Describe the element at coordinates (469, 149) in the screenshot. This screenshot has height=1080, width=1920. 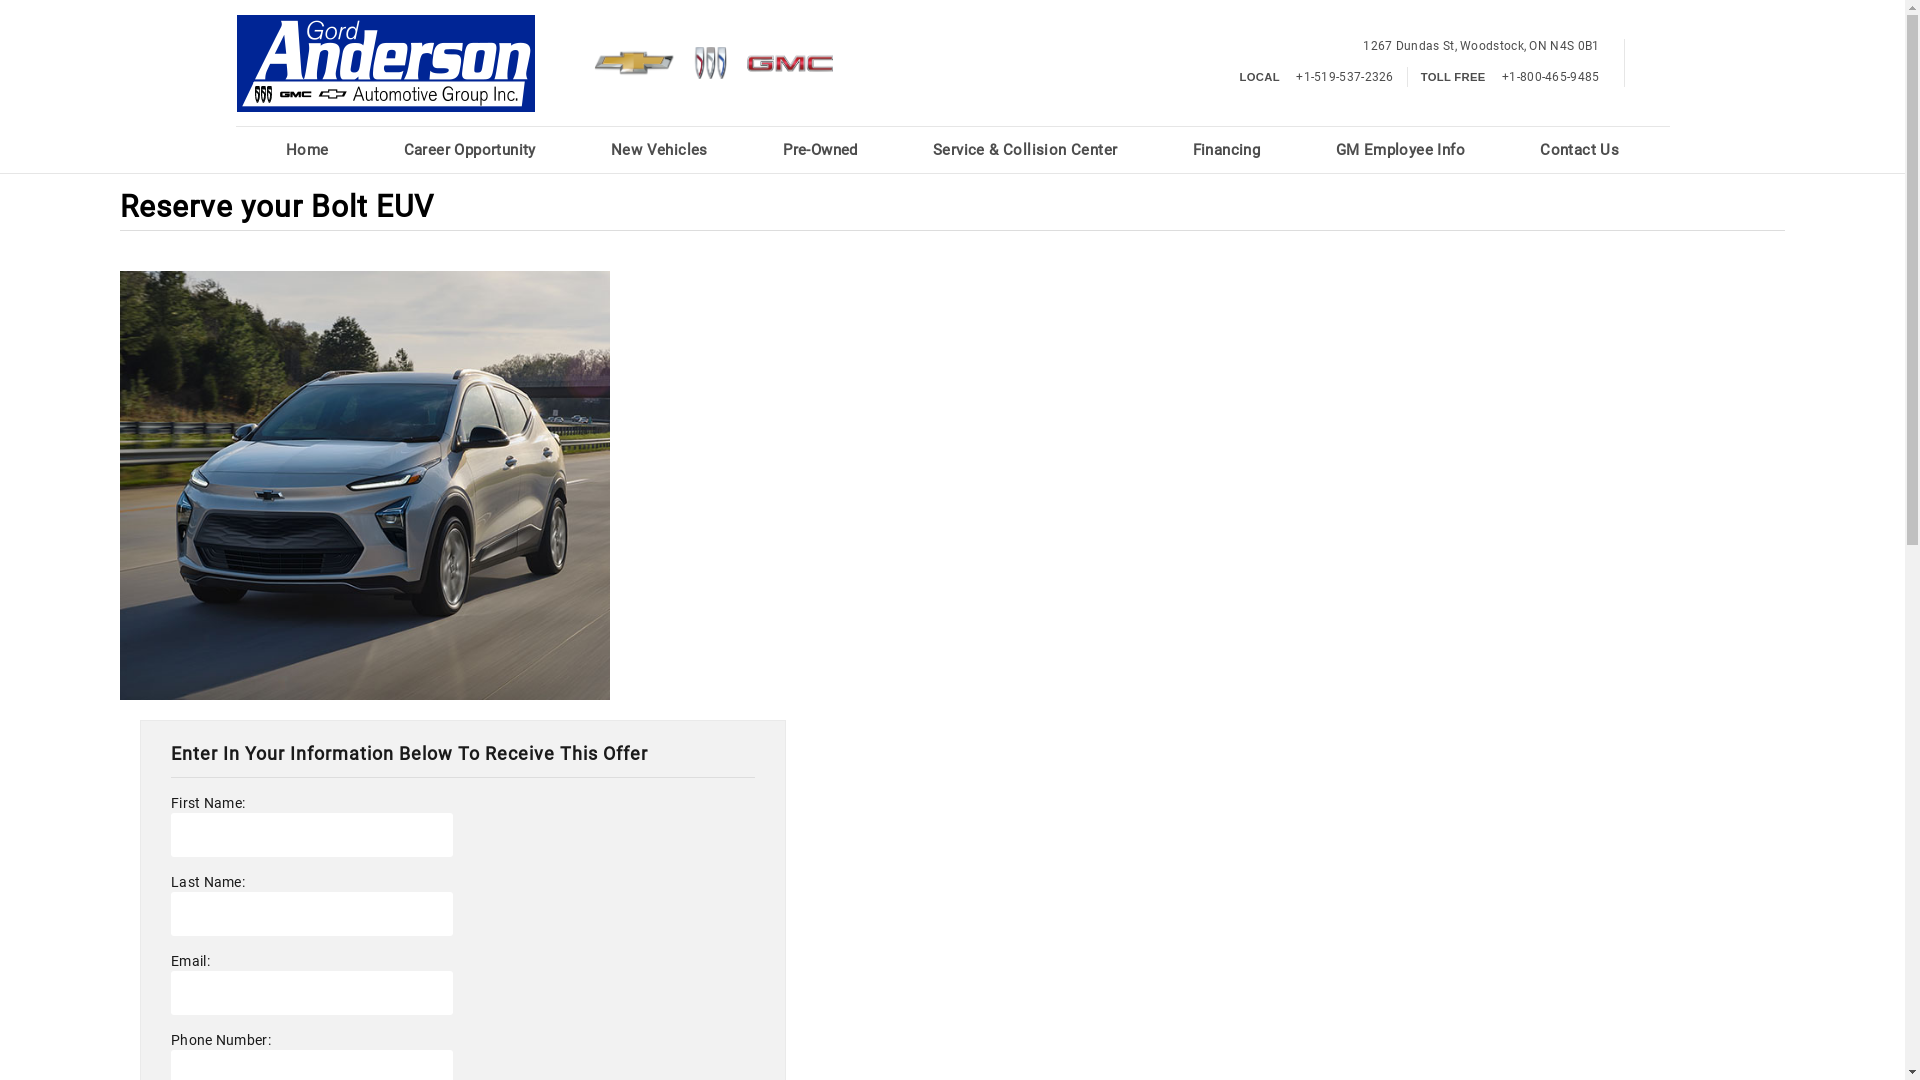
I see `'Career Opportunity'` at that location.